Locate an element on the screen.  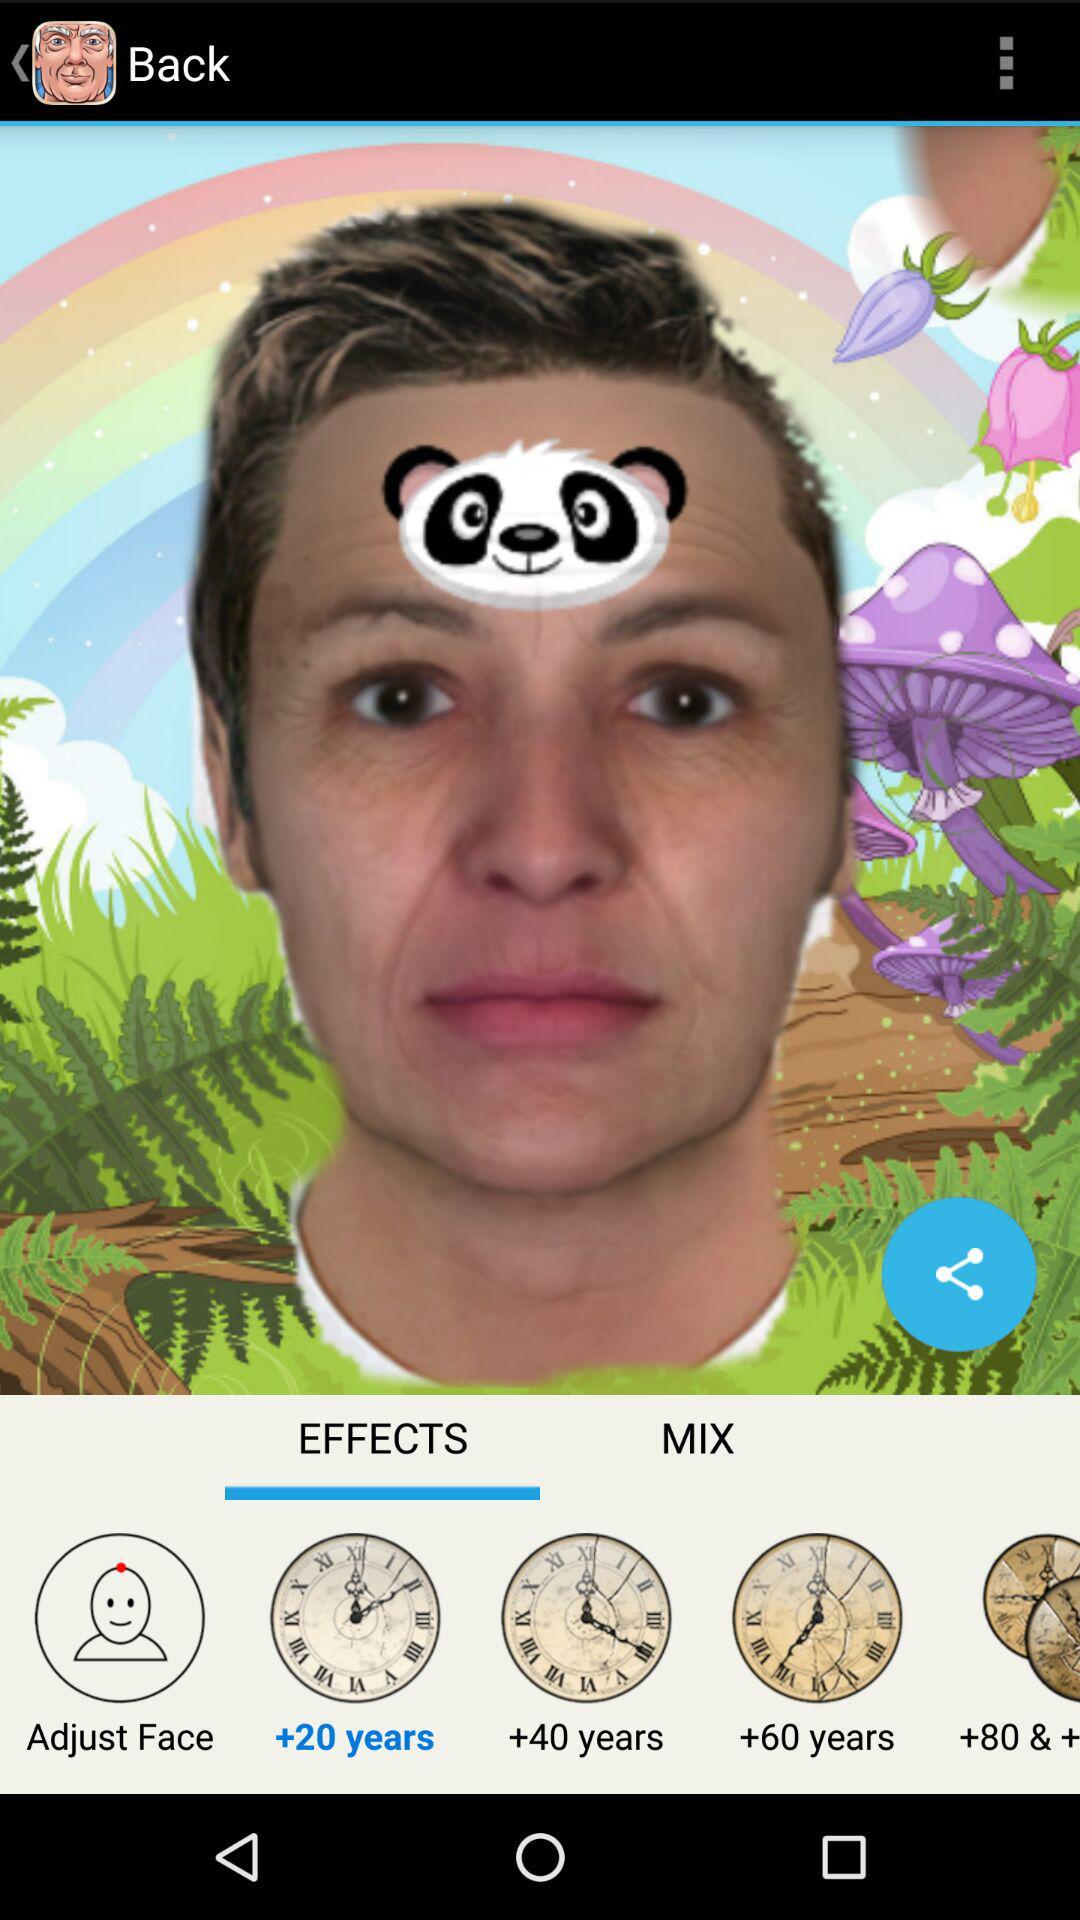
the share icon is located at coordinates (958, 1362).